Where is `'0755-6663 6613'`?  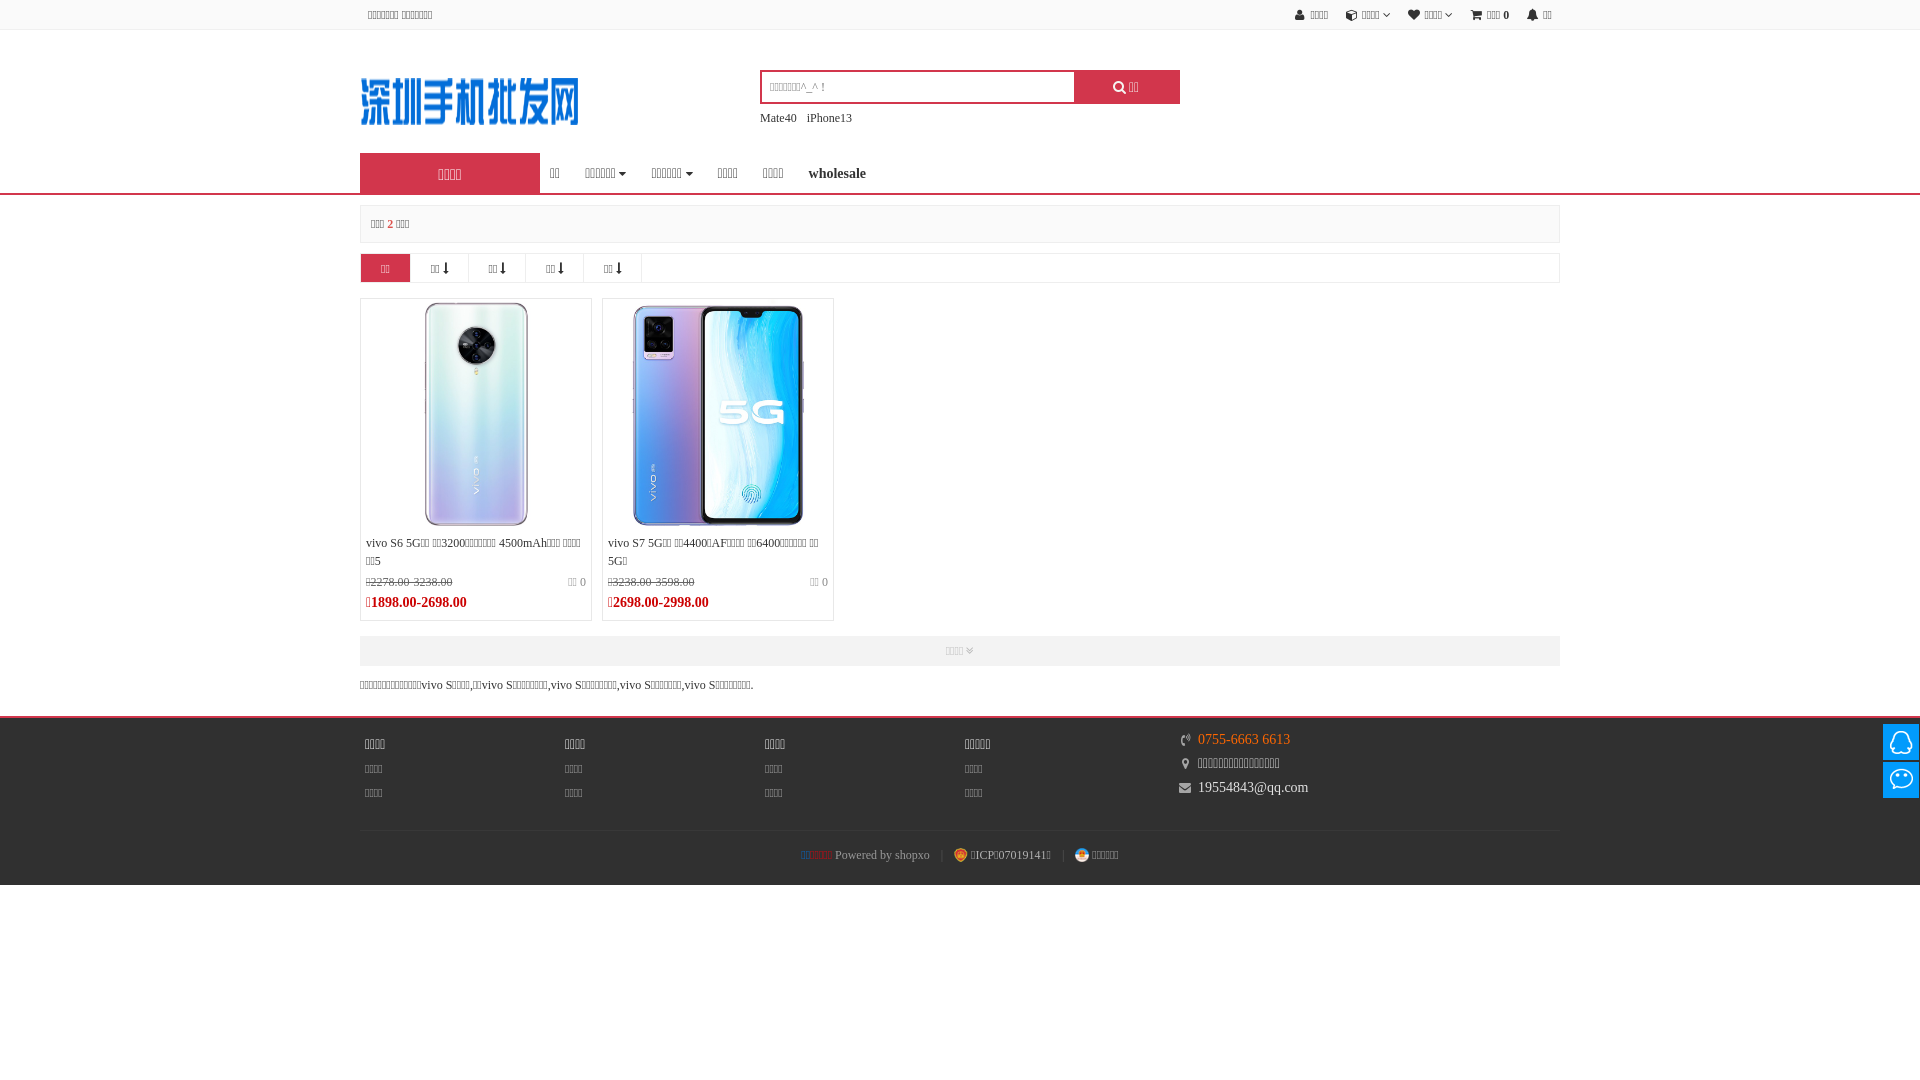
'0755-6663 6613' is located at coordinates (1242, 739).